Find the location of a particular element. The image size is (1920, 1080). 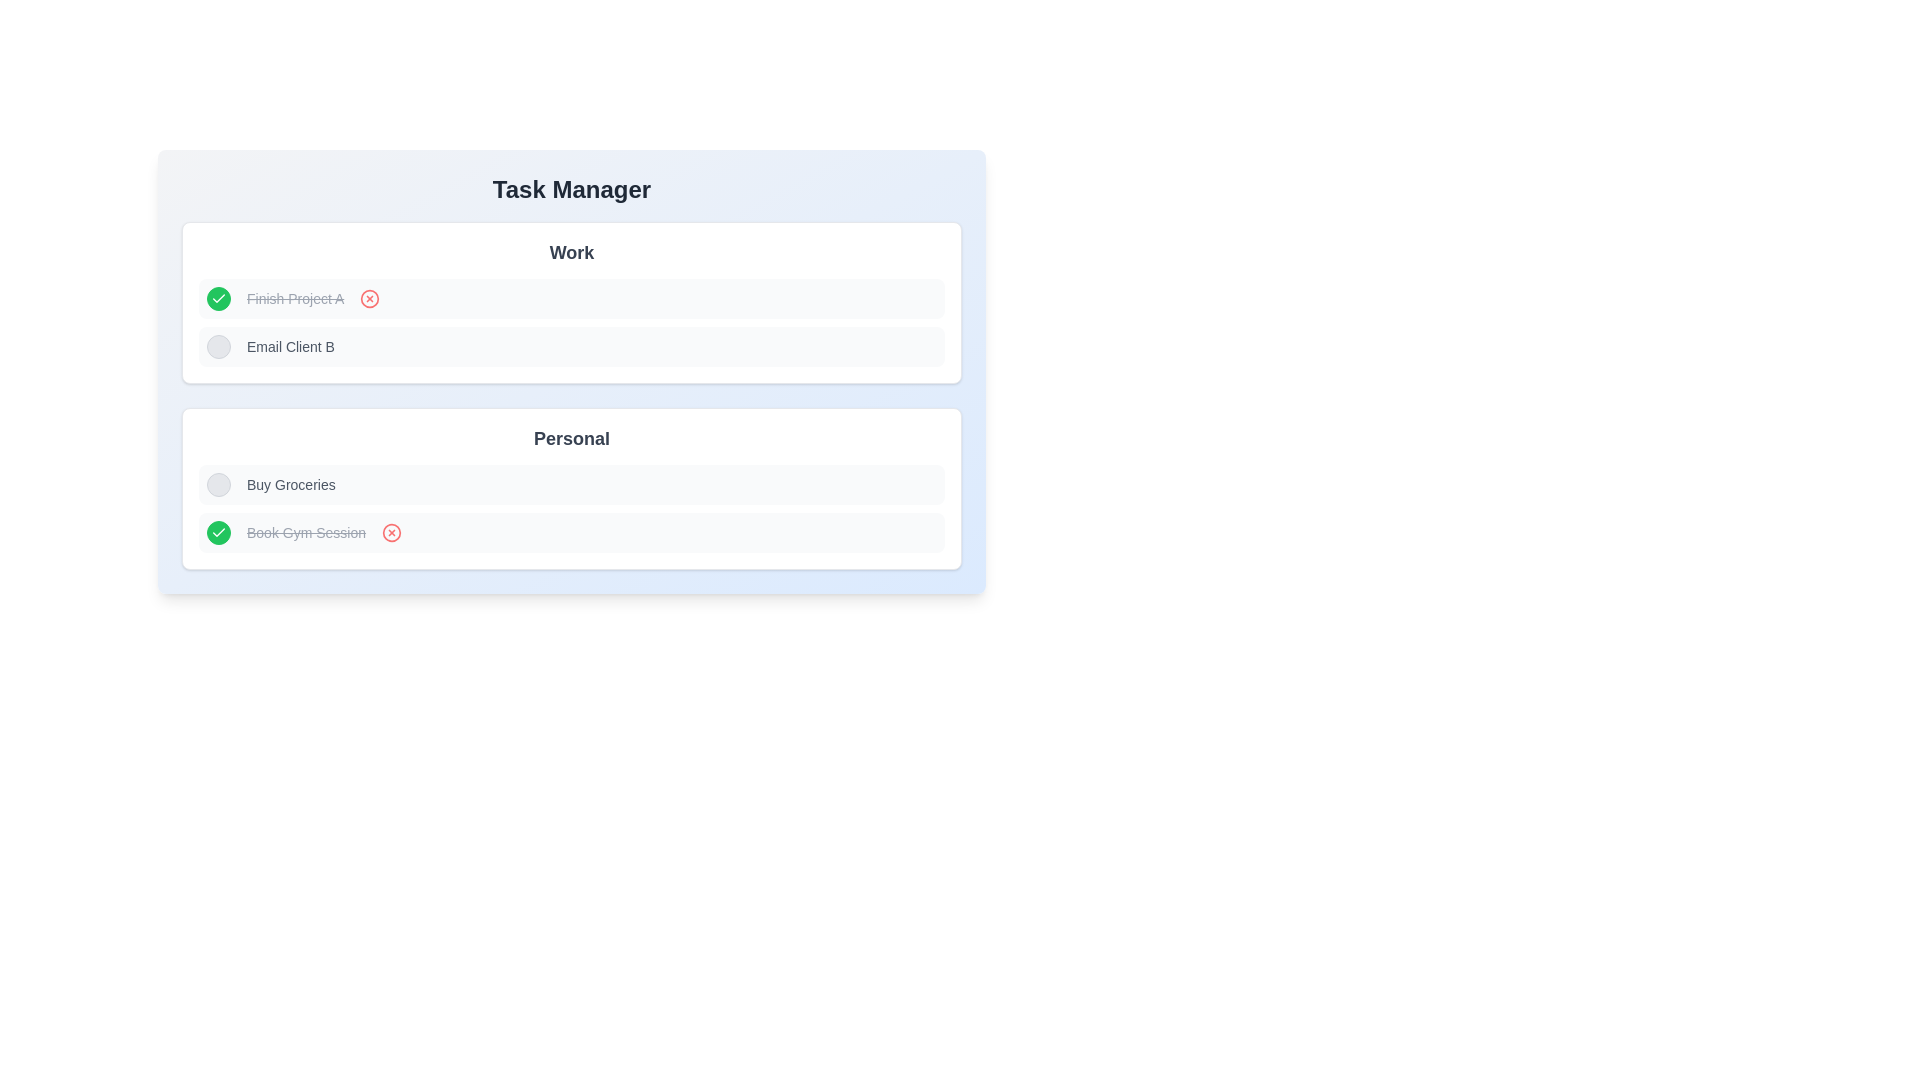

the Heading element at the top of the task manager interface, which serves as the title for the displayed tasks is located at coordinates (570, 189).